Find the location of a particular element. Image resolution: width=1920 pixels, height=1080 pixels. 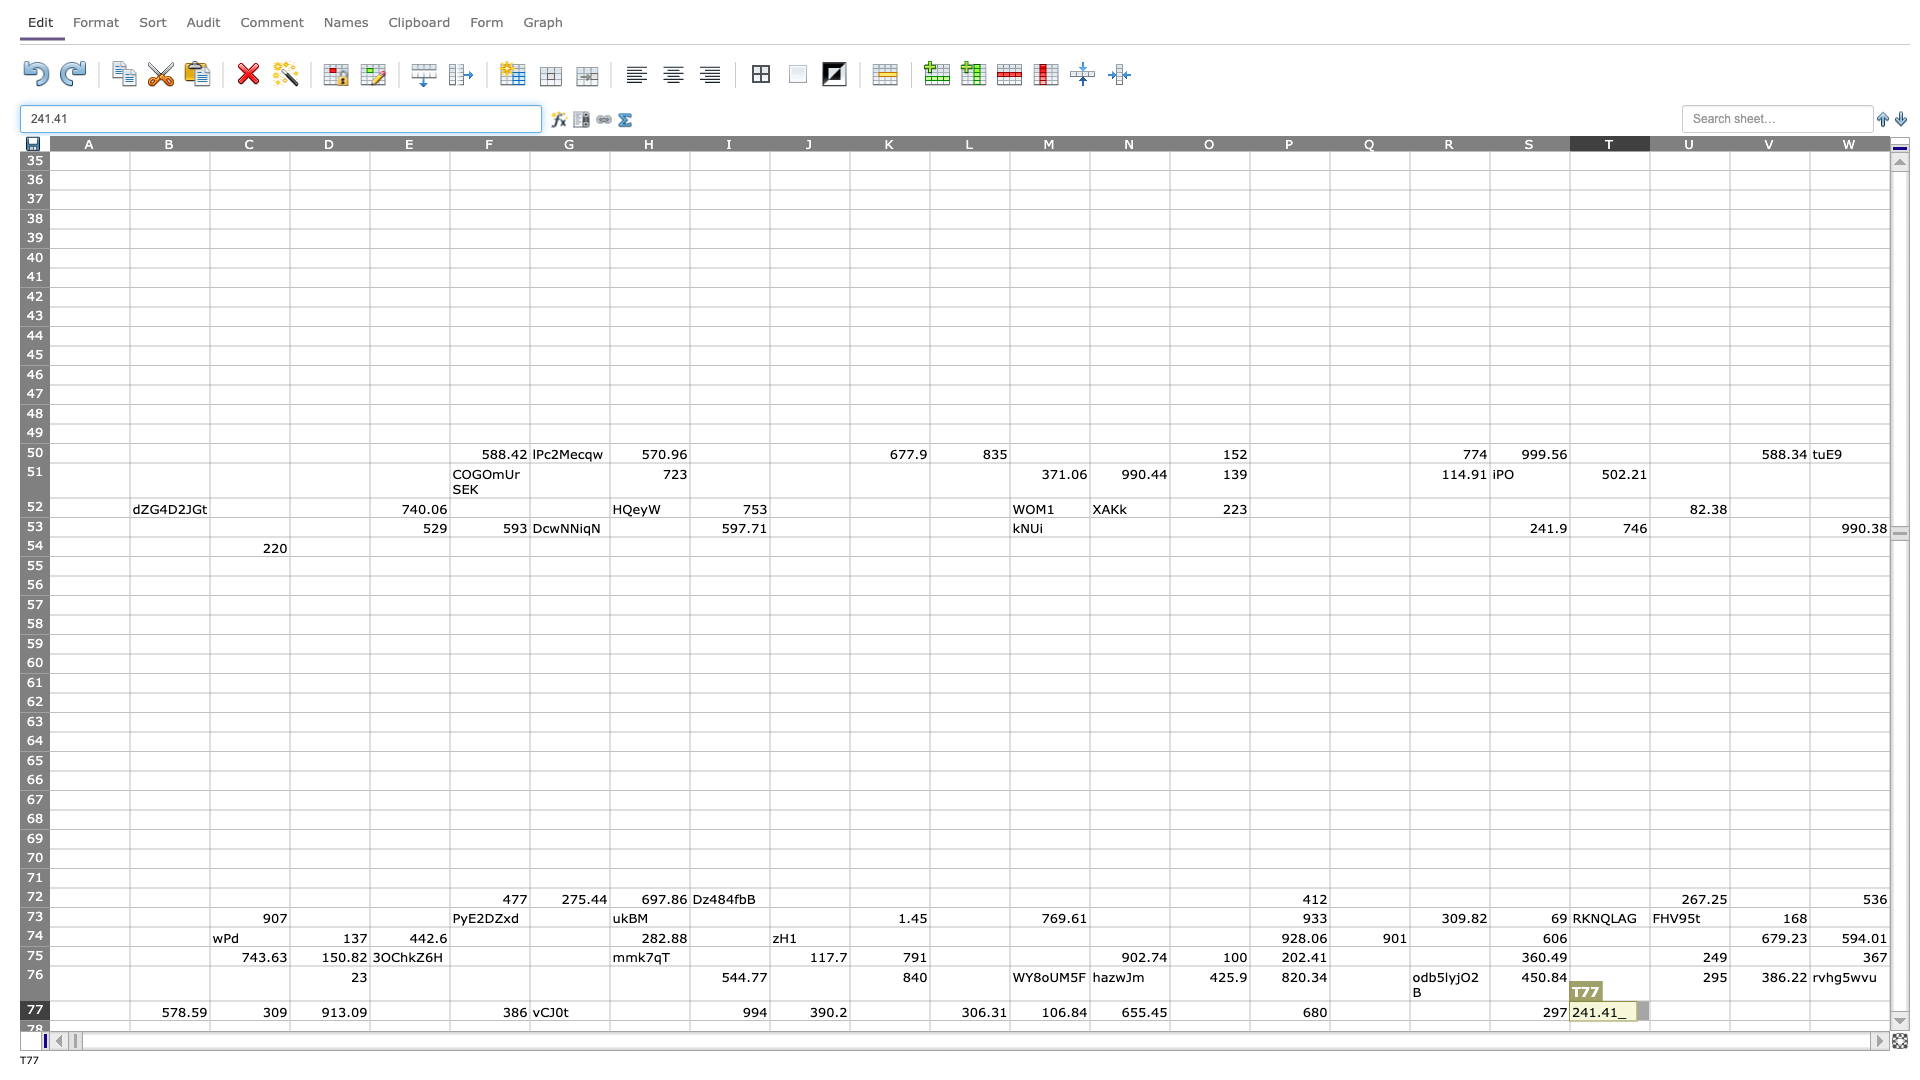

top left at column U row 77 is located at coordinates (1650, 1001).